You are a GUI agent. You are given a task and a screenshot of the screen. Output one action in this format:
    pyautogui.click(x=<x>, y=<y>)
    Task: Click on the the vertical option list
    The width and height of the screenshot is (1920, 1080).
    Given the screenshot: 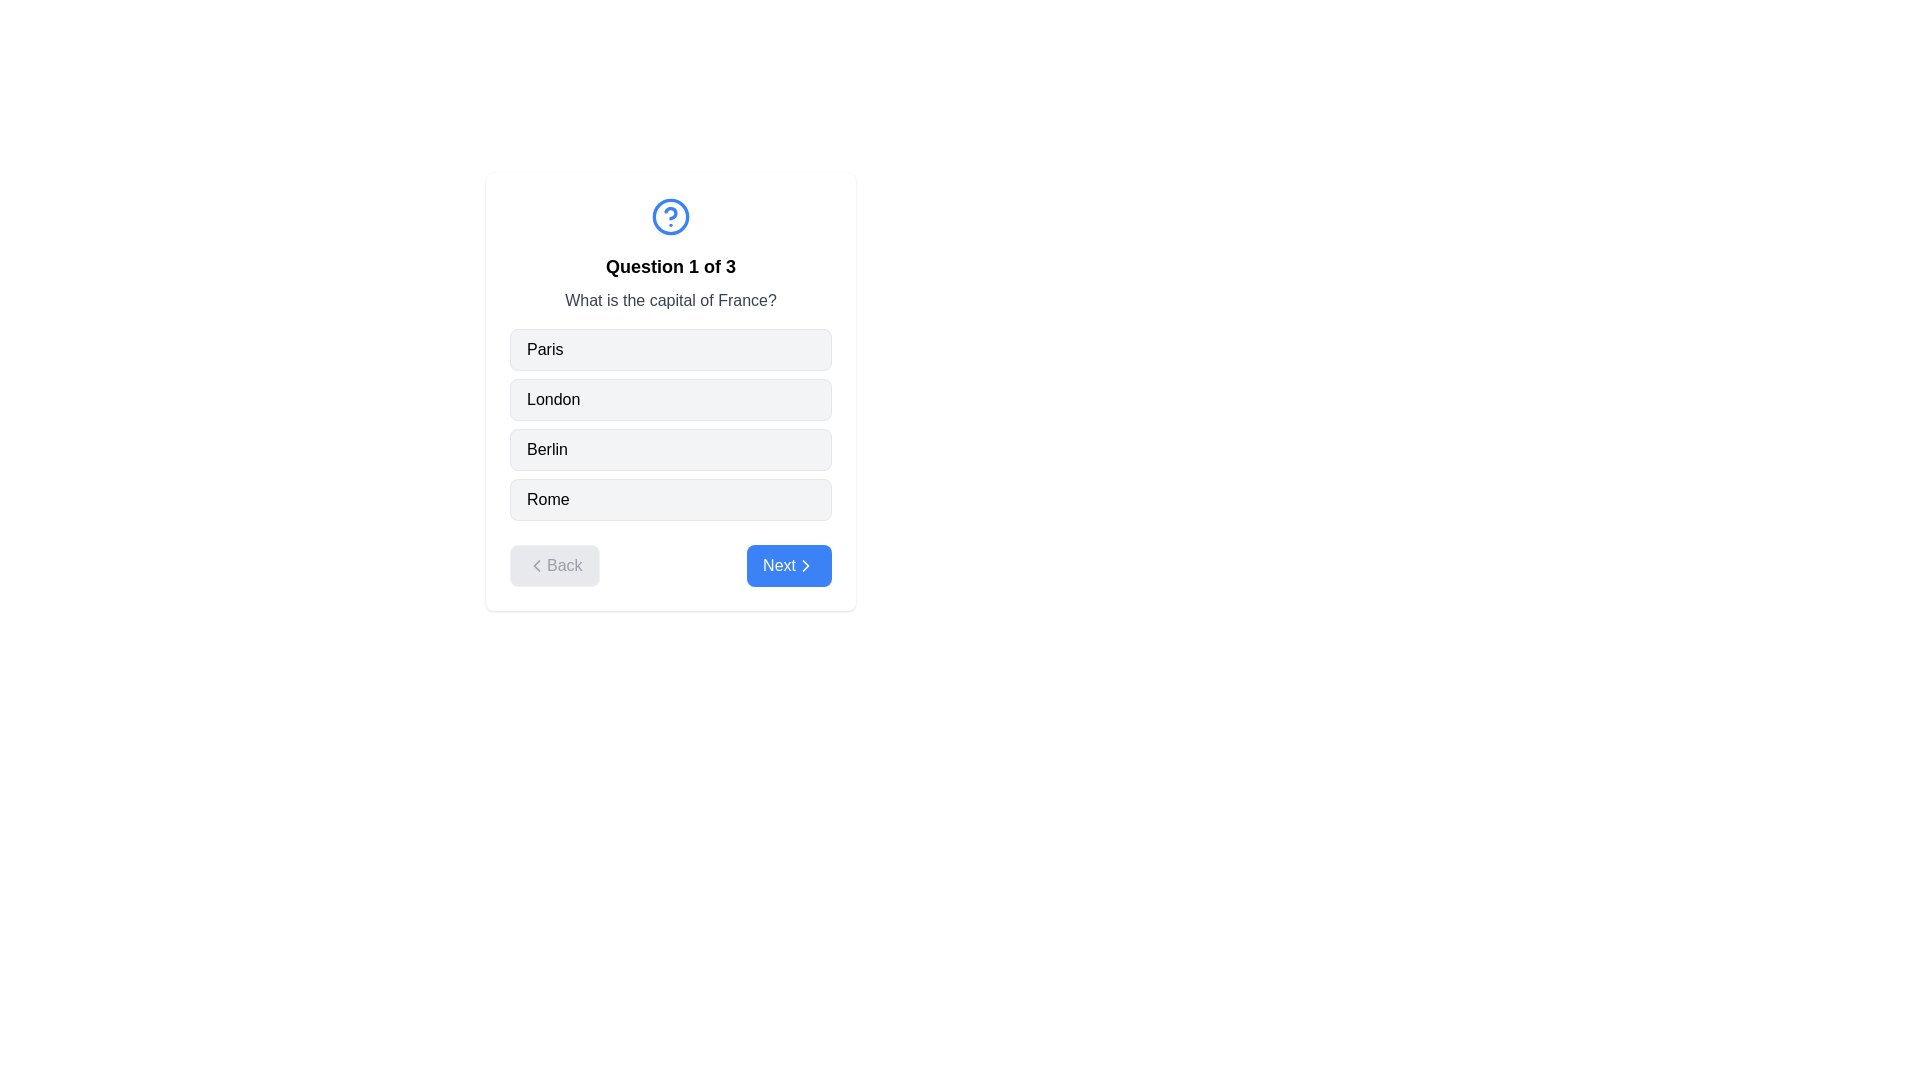 What is the action you would take?
    pyautogui.click(x=671, y=423)
    